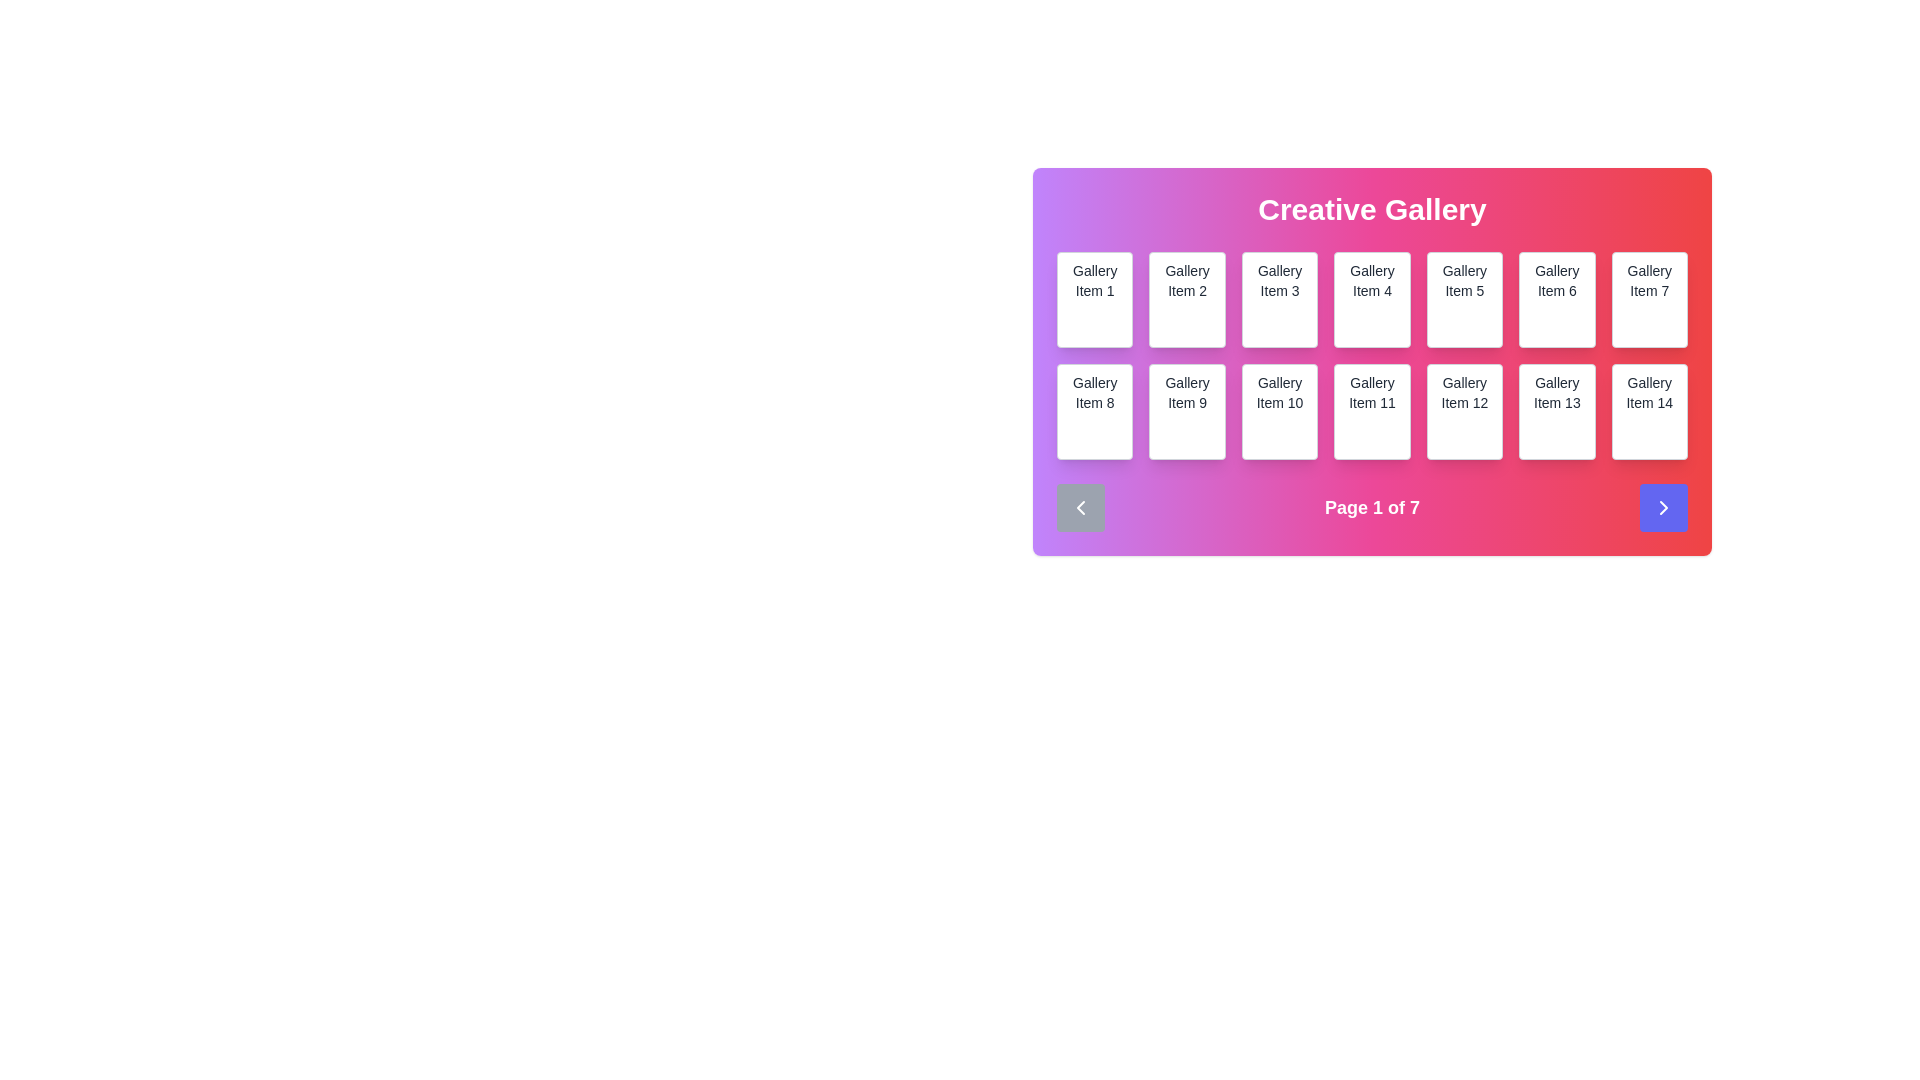 This screenshot has width=1920, height=1080. I want to click on the center text of the eleventh card in the gallery, so click(1371, 411).